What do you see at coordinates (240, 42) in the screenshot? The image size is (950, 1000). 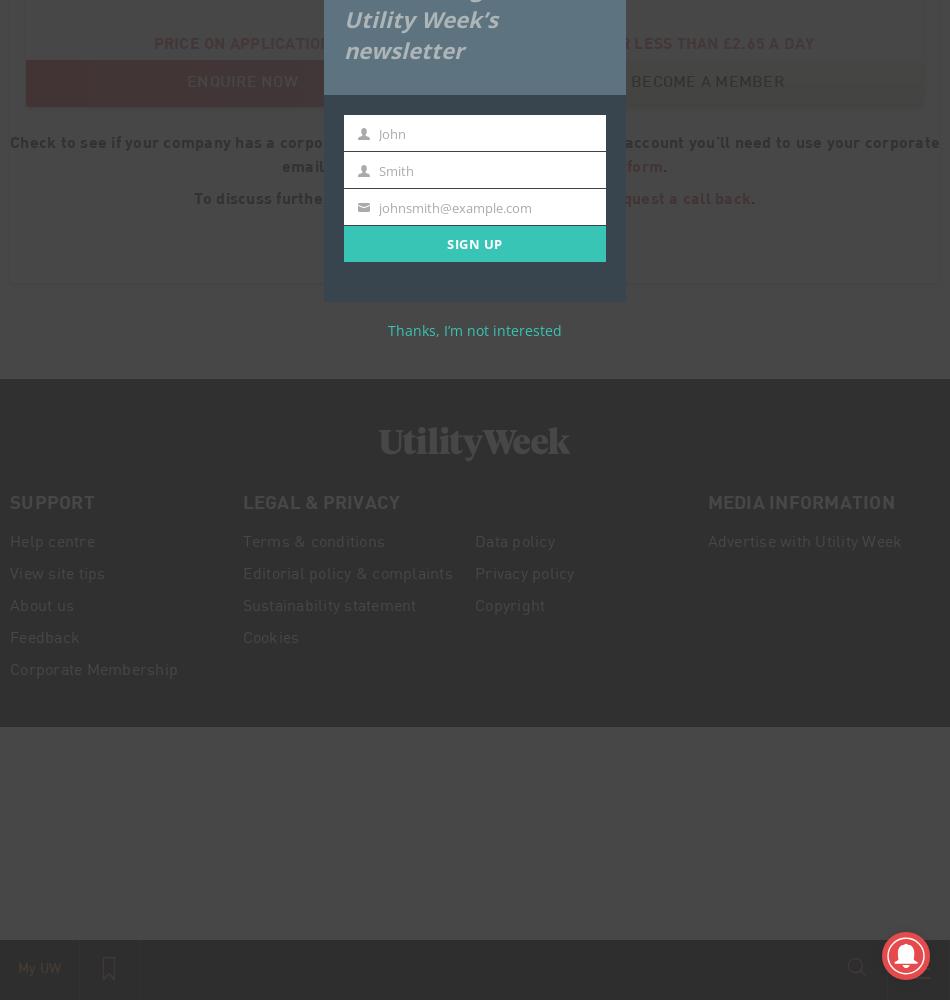 I see `'Price on application'` at bounding box center [240, 42].